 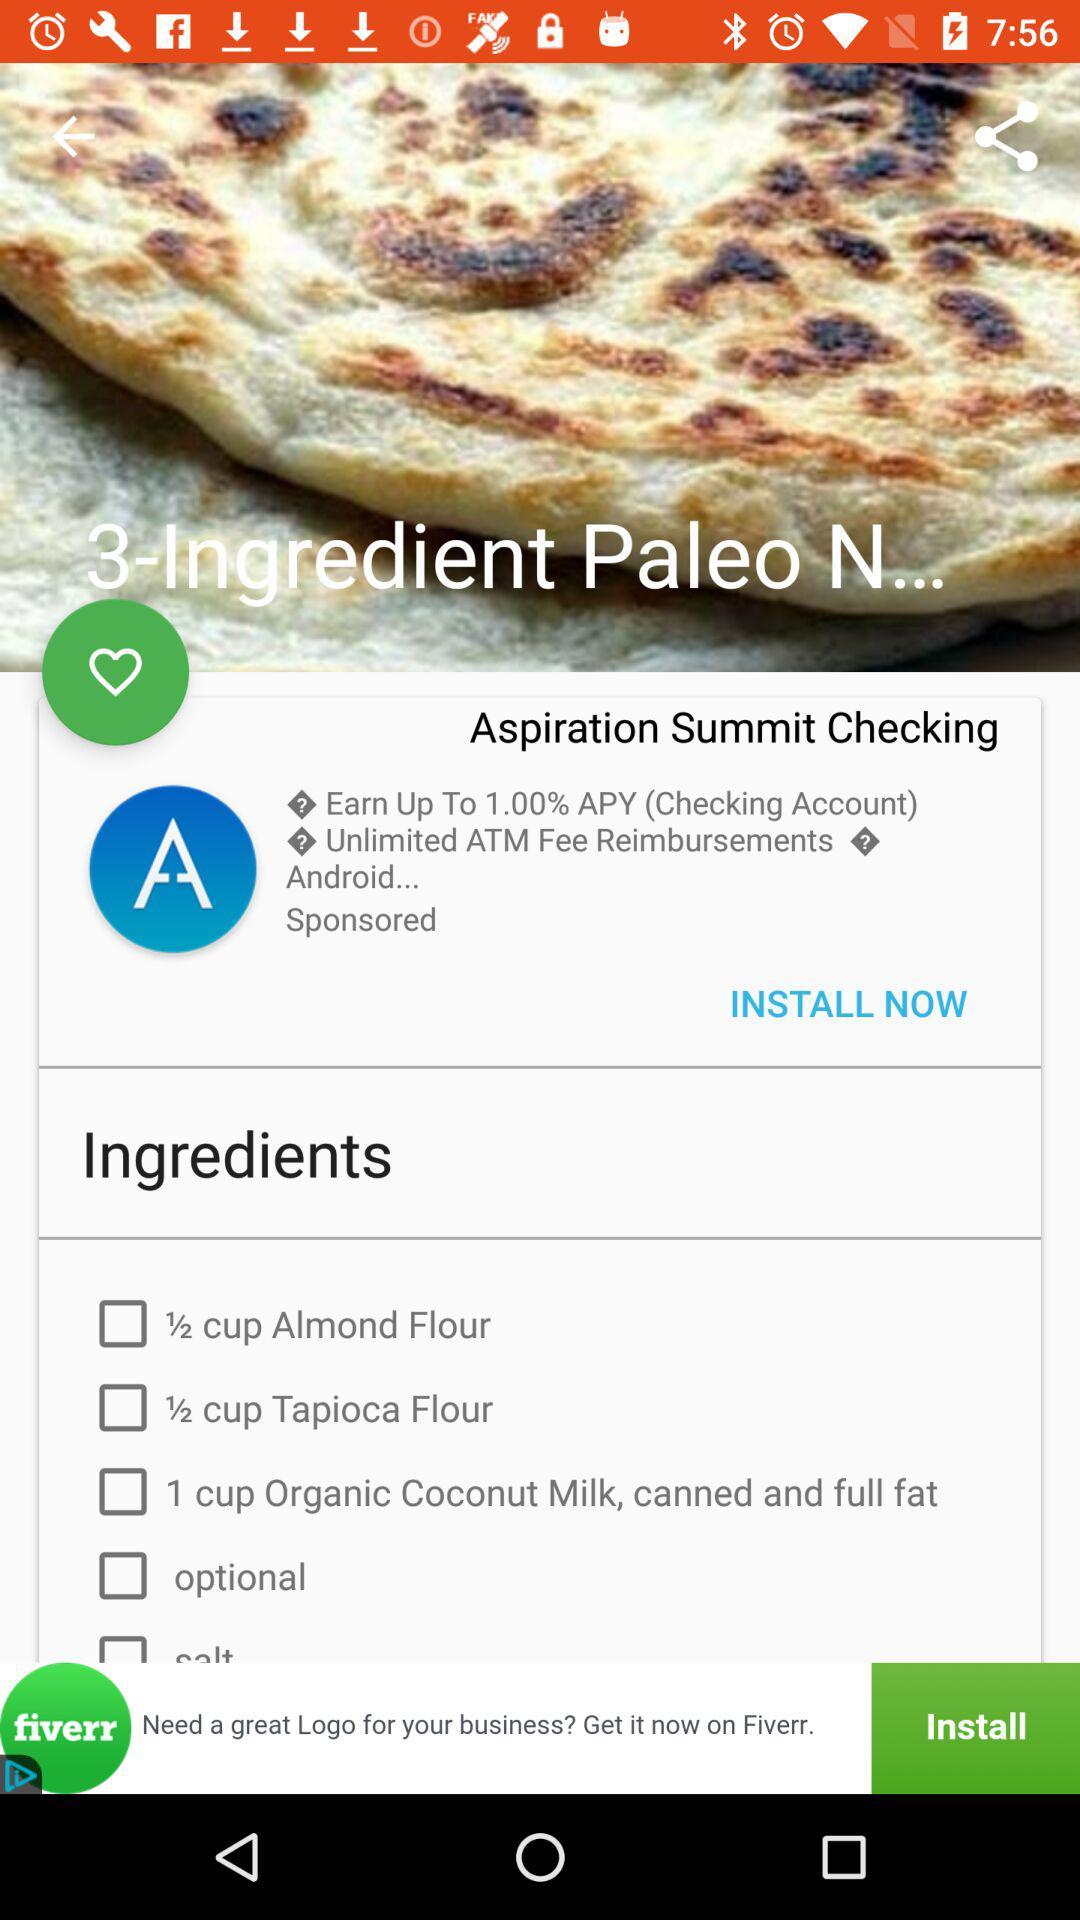 What do you see at coordinates (115, 672) in the screenshot?
I see `to favorites` at bounding box center [115, 672].